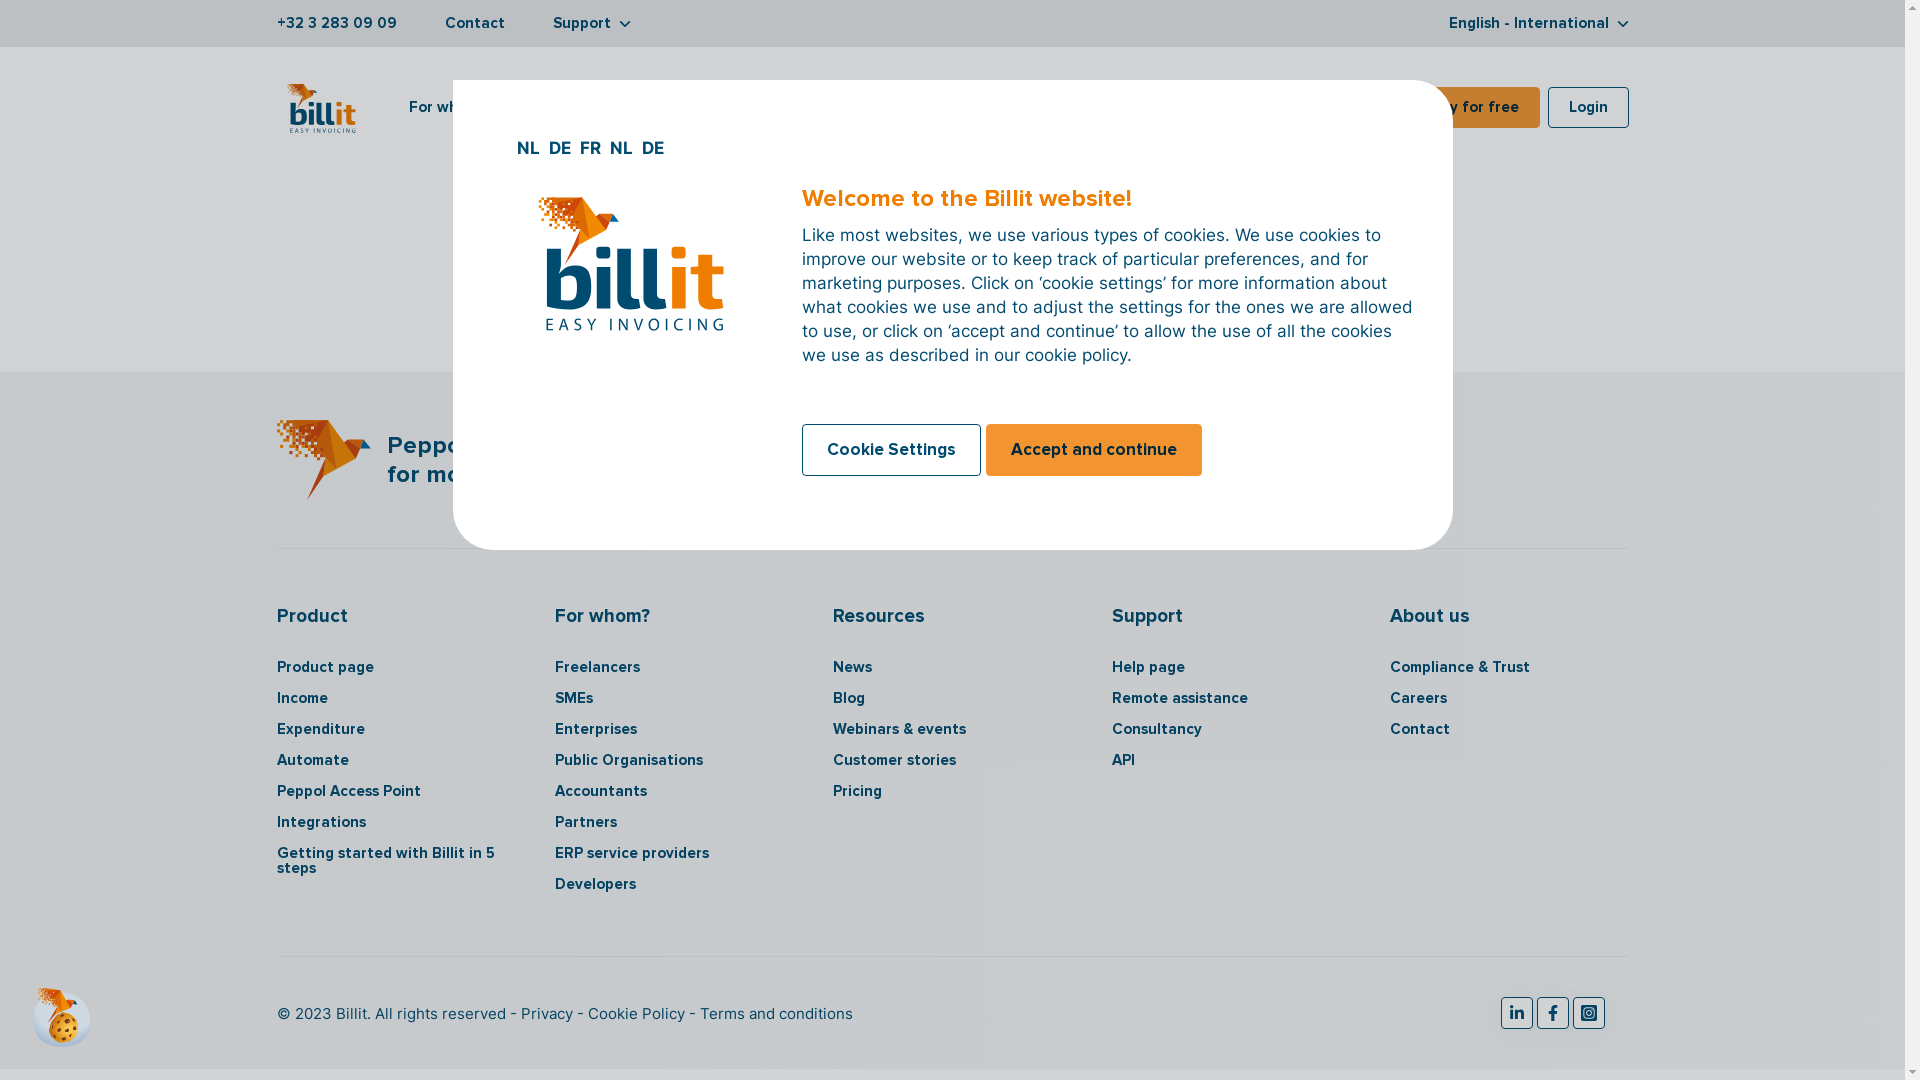 The image size is (1920, 1080). I want to click on 'Compliance & Trust', so click(1508, 667).